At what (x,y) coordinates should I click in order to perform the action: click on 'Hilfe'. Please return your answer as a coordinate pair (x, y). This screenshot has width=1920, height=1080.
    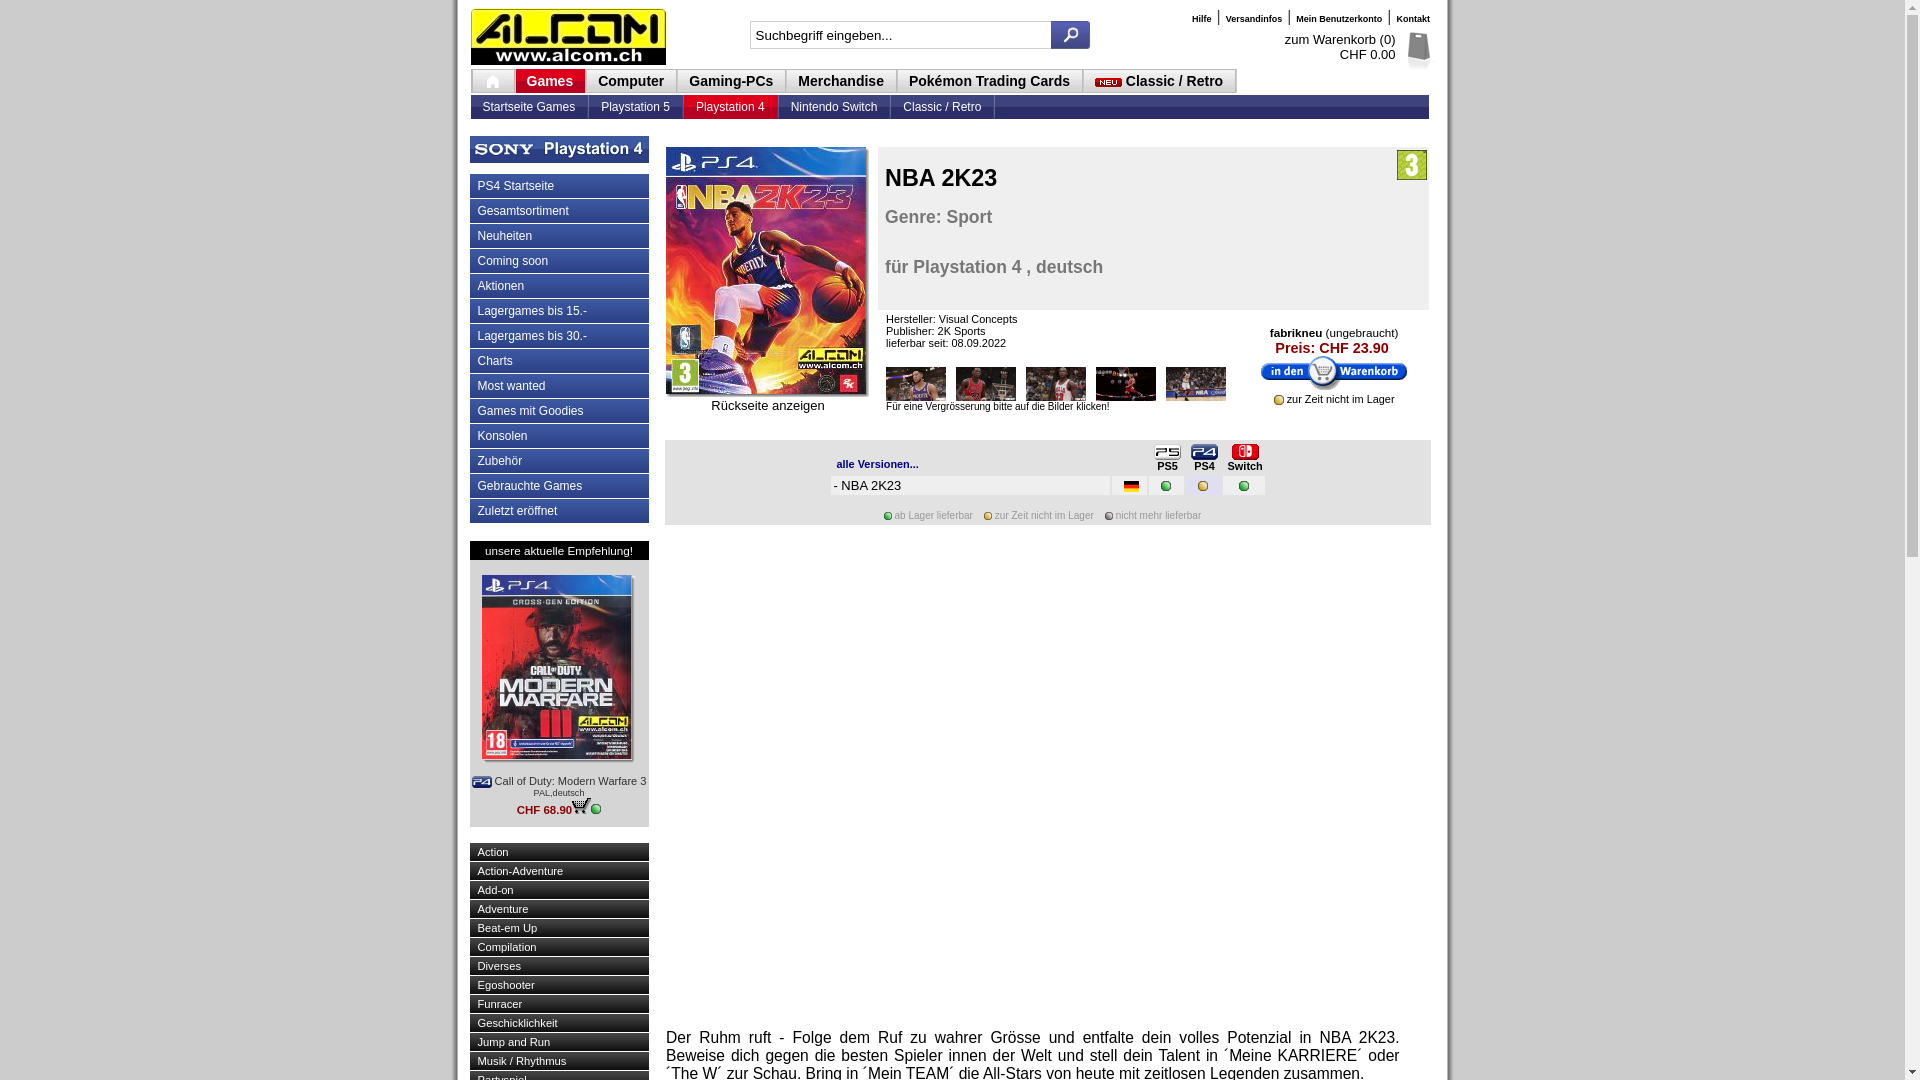
    Looking at the image, I should click on (1200, 19).